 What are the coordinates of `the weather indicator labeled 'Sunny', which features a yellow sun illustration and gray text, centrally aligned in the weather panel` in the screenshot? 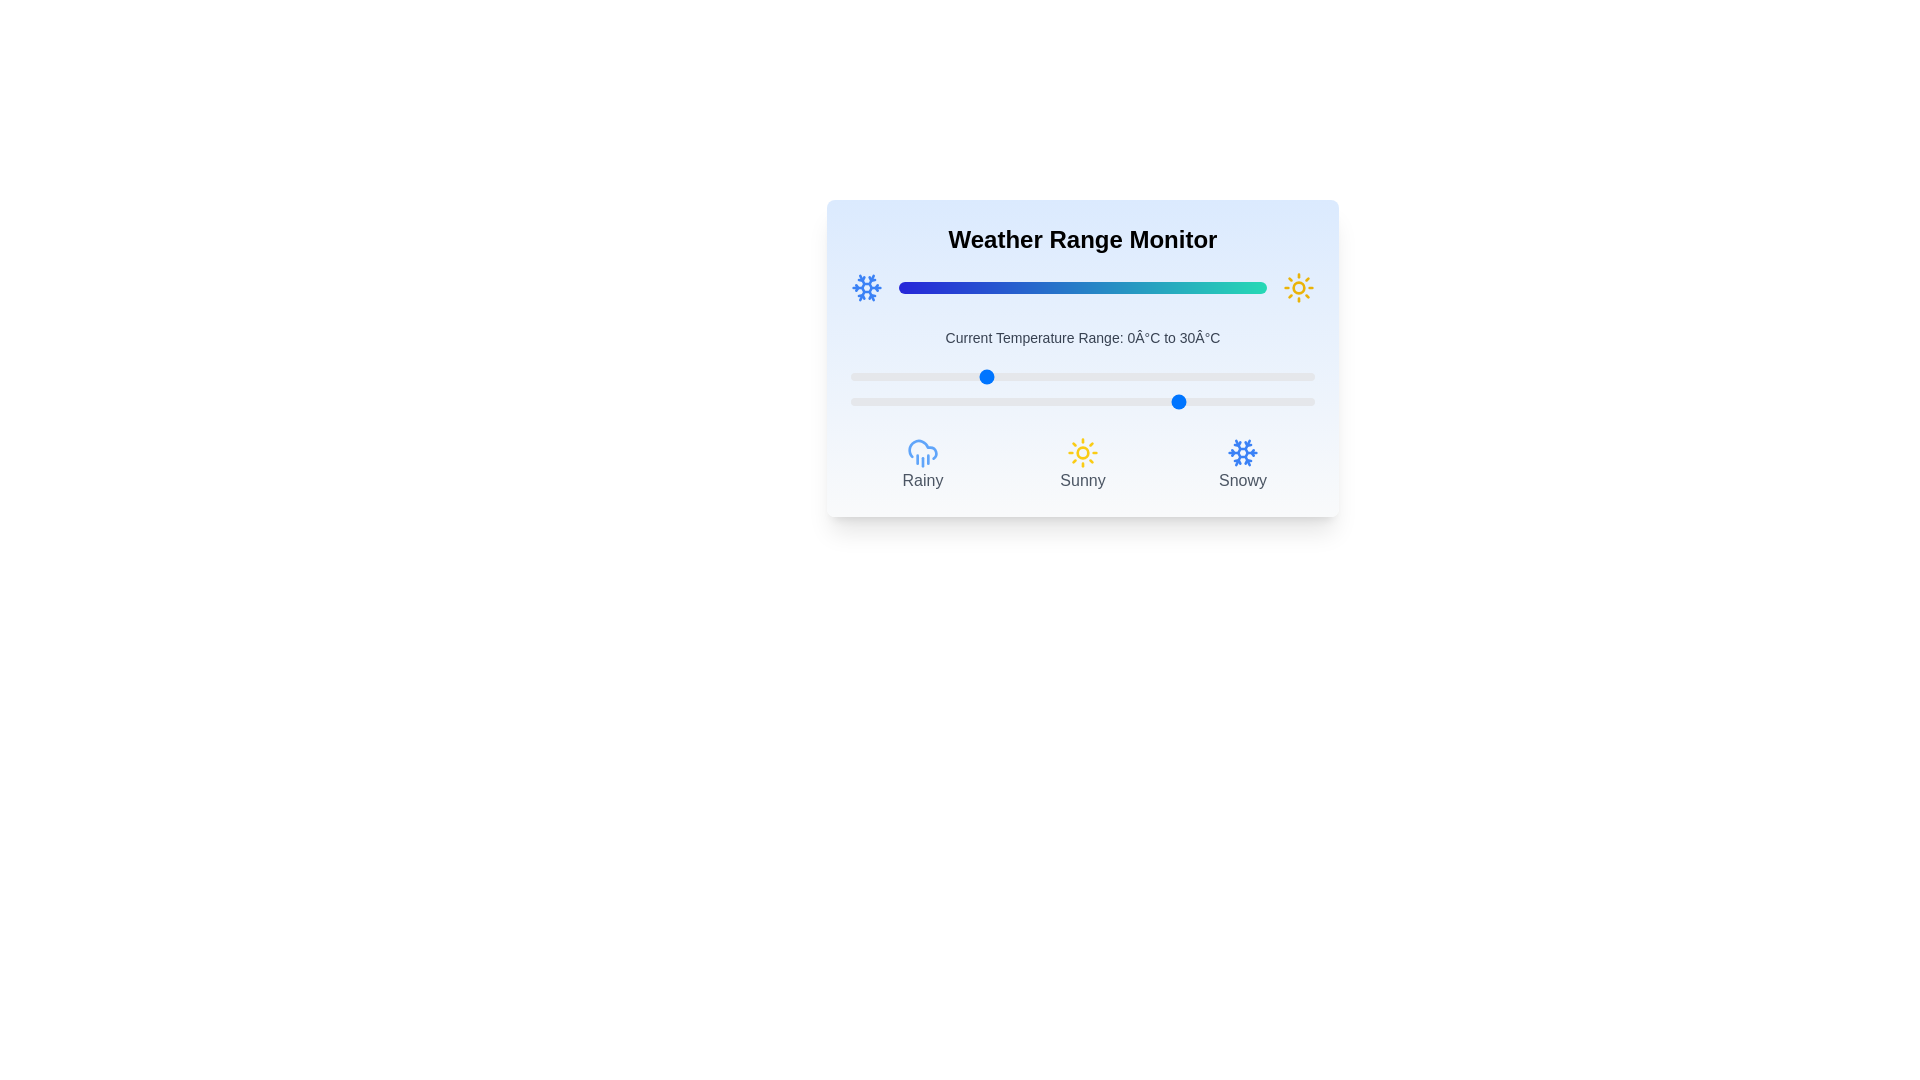 It's located at (1082, 465).